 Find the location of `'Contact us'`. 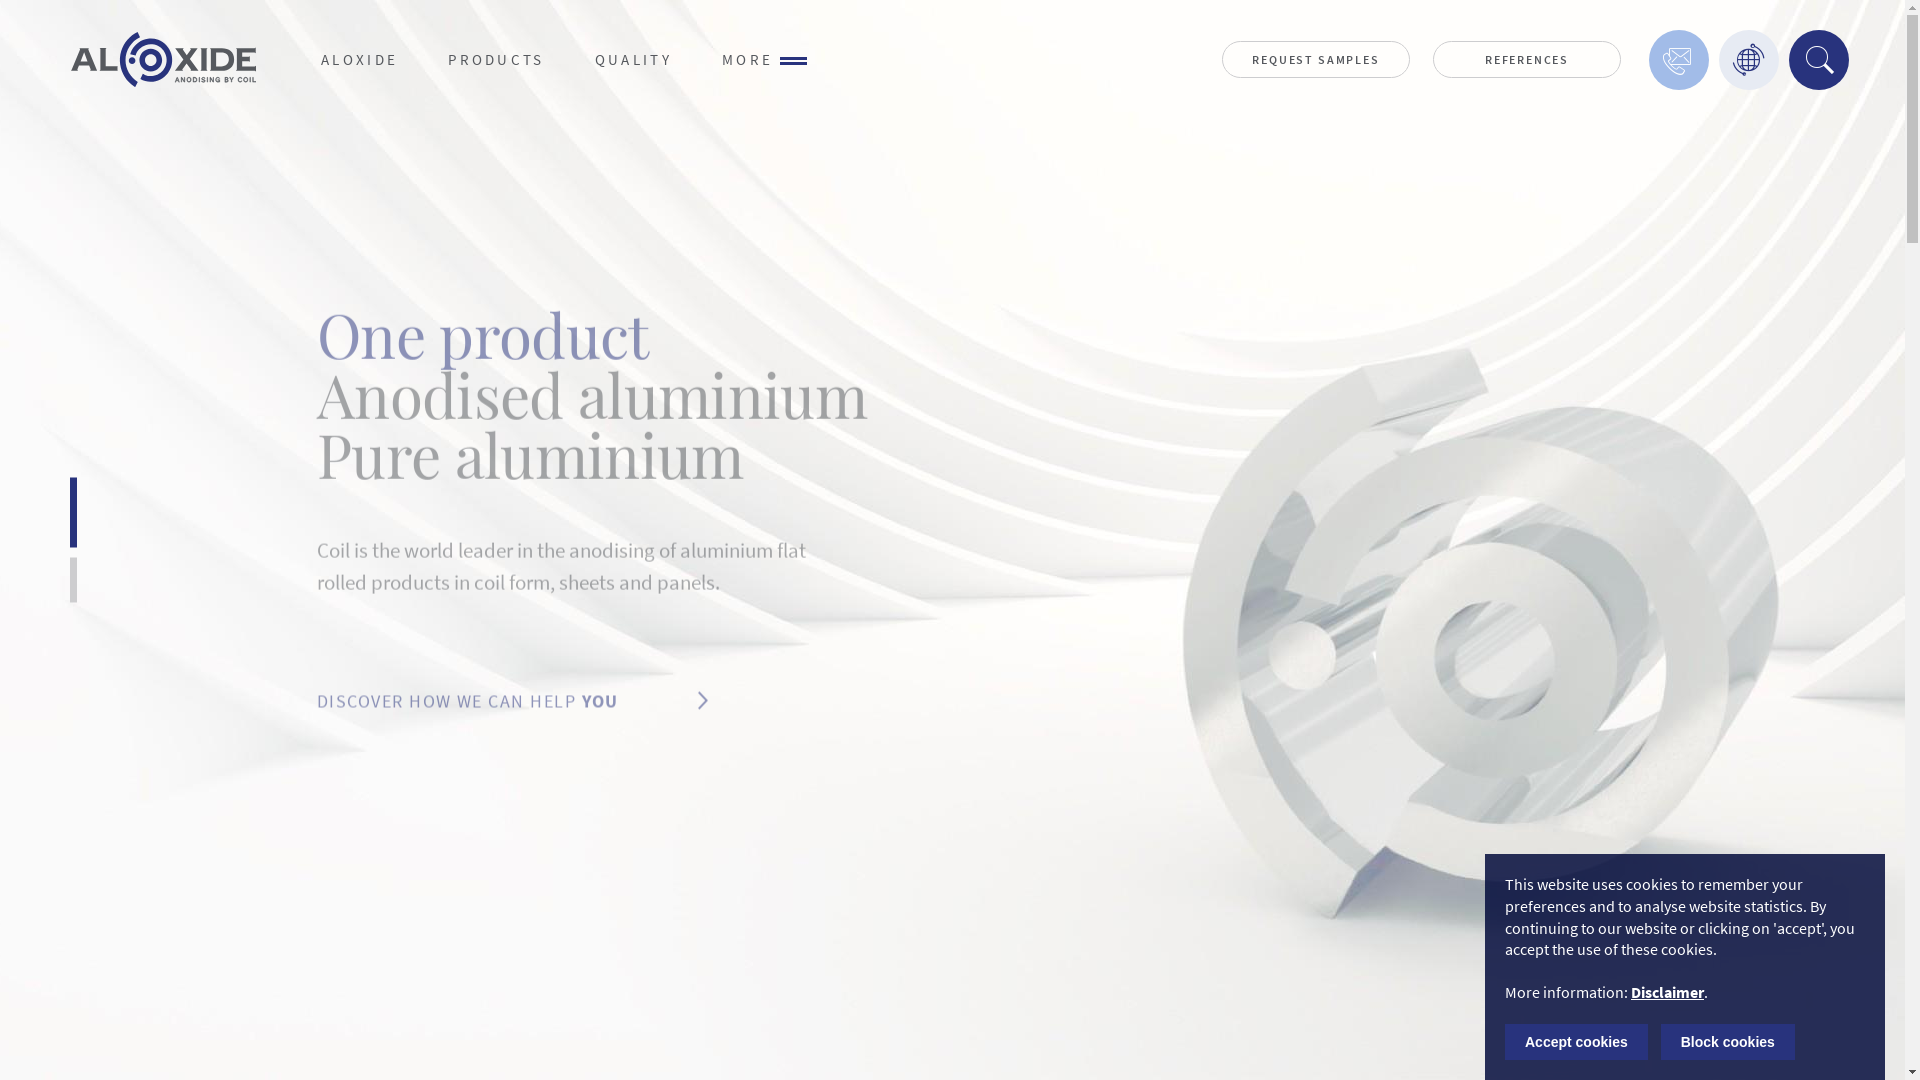

'Contact us' is located at coordinates (1649, 59).